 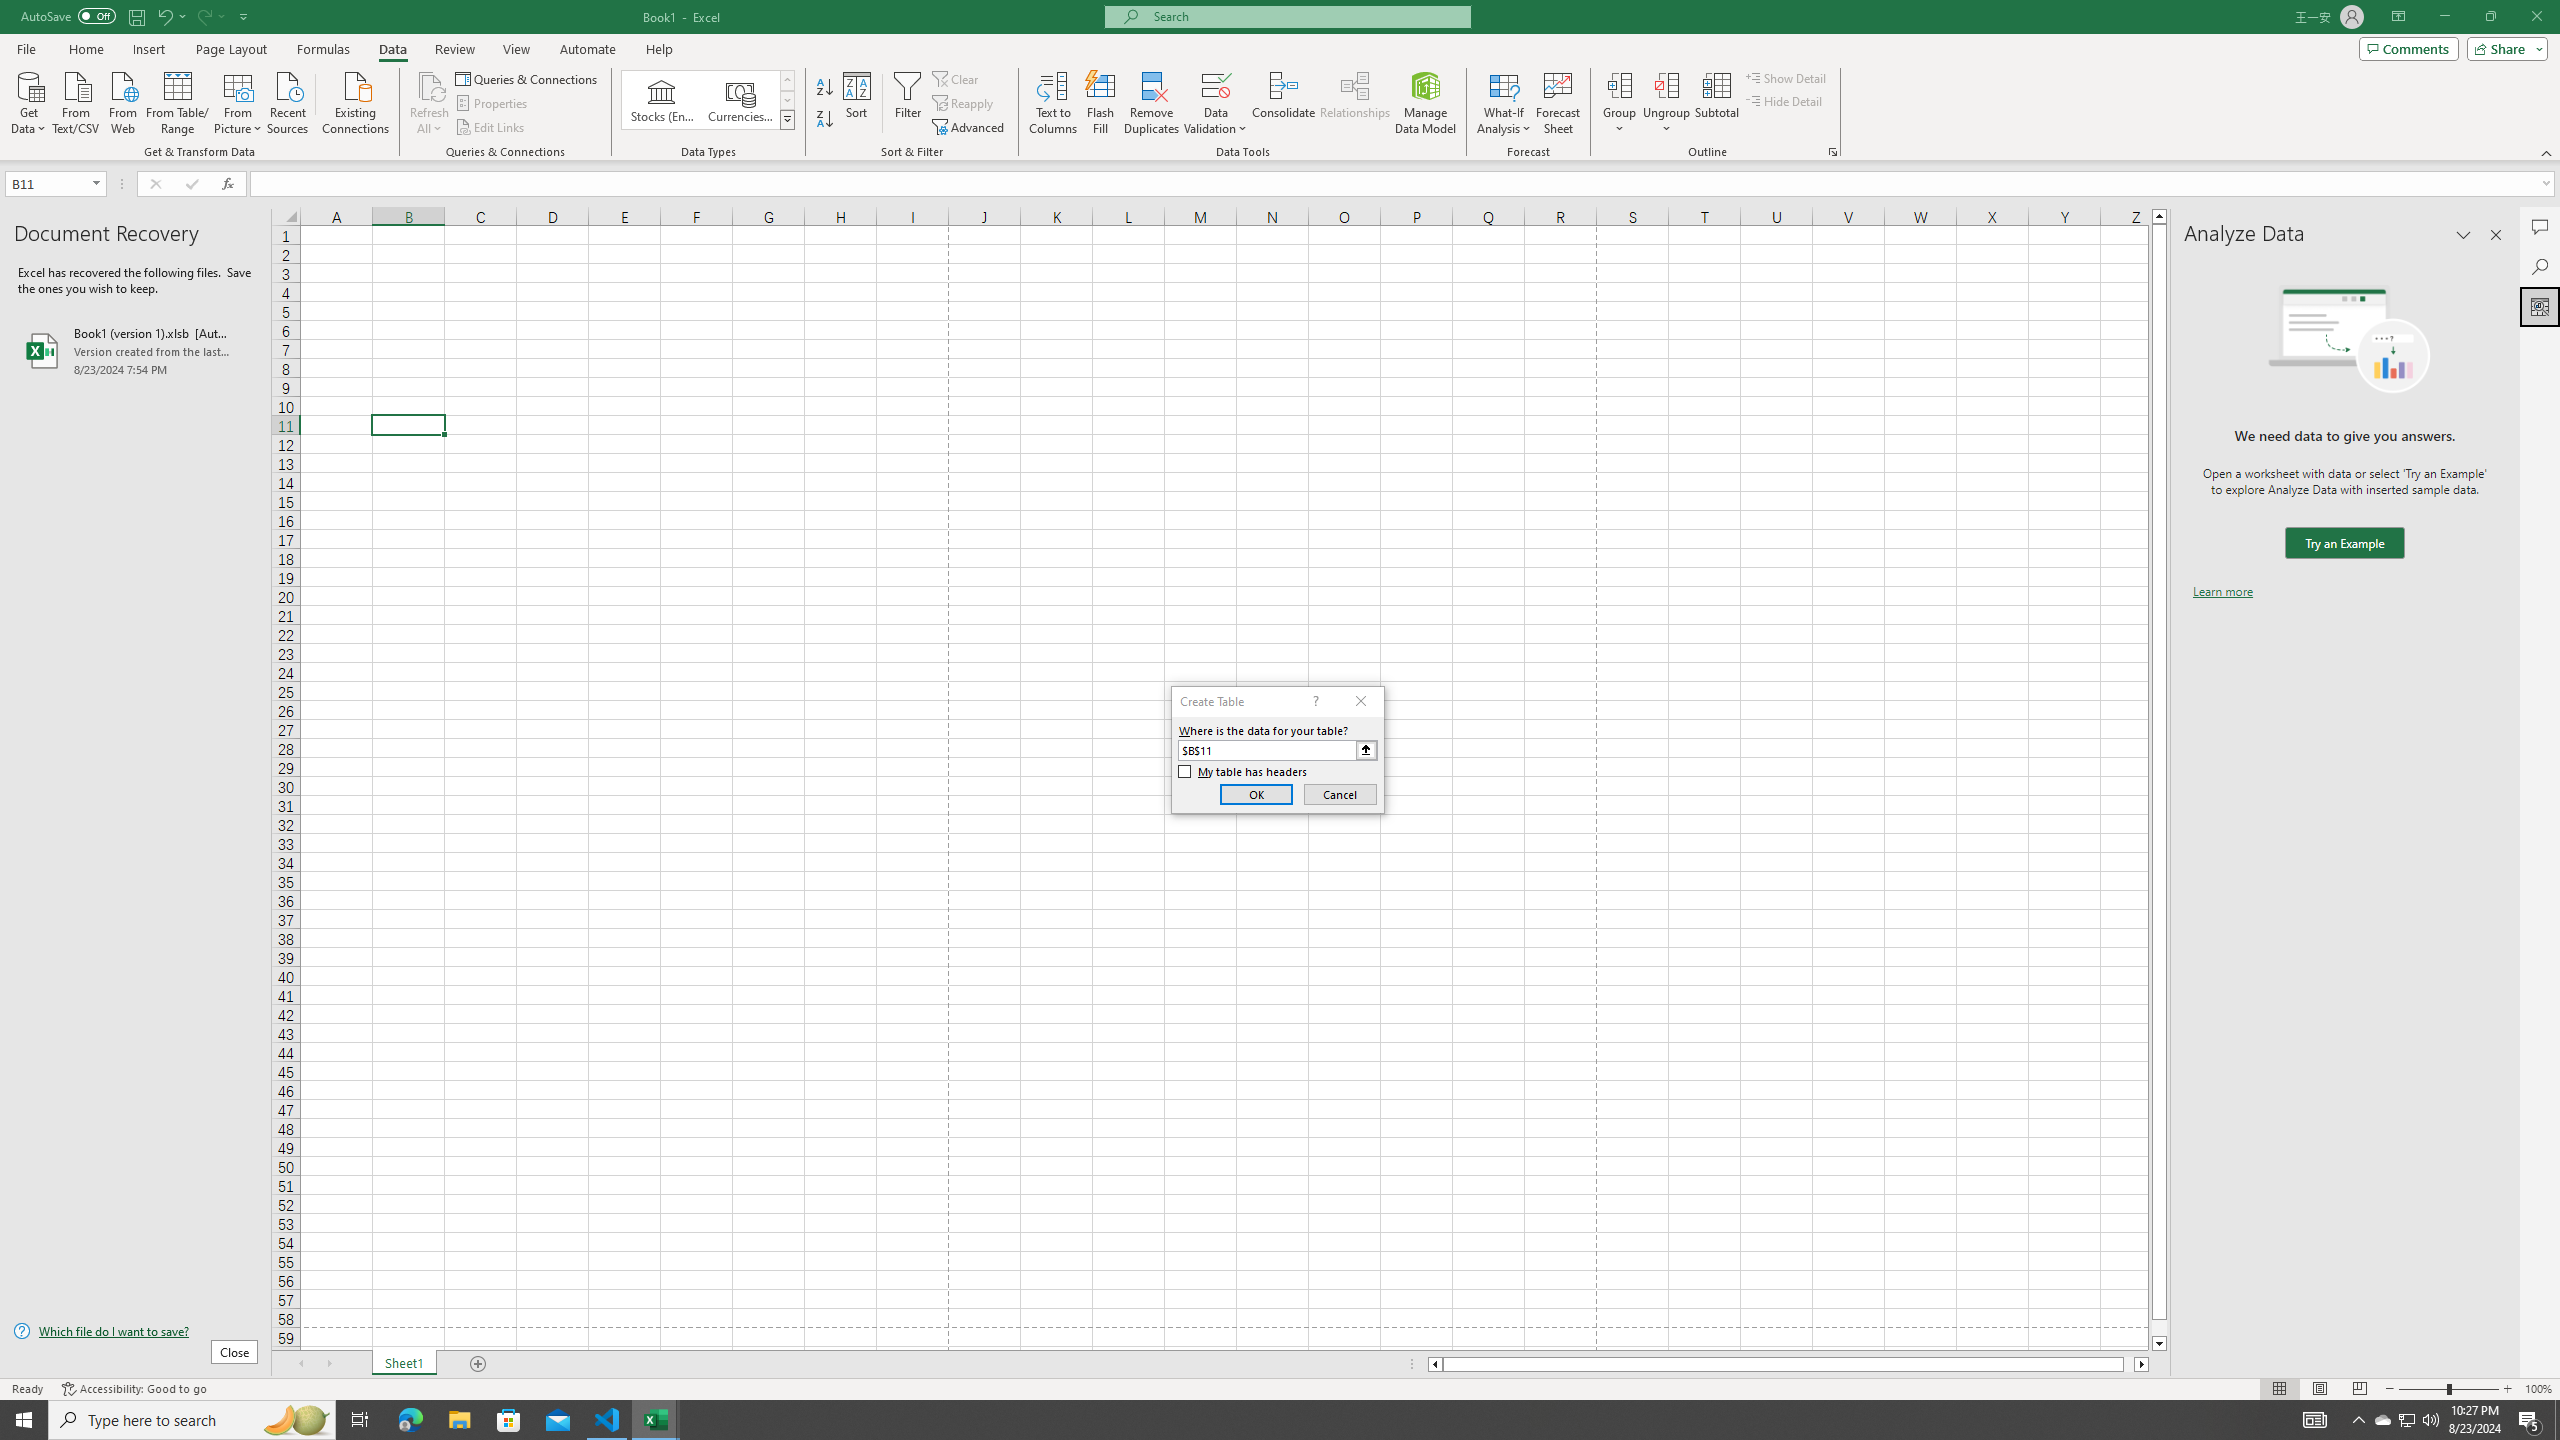 What do you see at coordinates (787, 80) in the screenshot?
I see `'Row up'` at bounding box center [787, 80].